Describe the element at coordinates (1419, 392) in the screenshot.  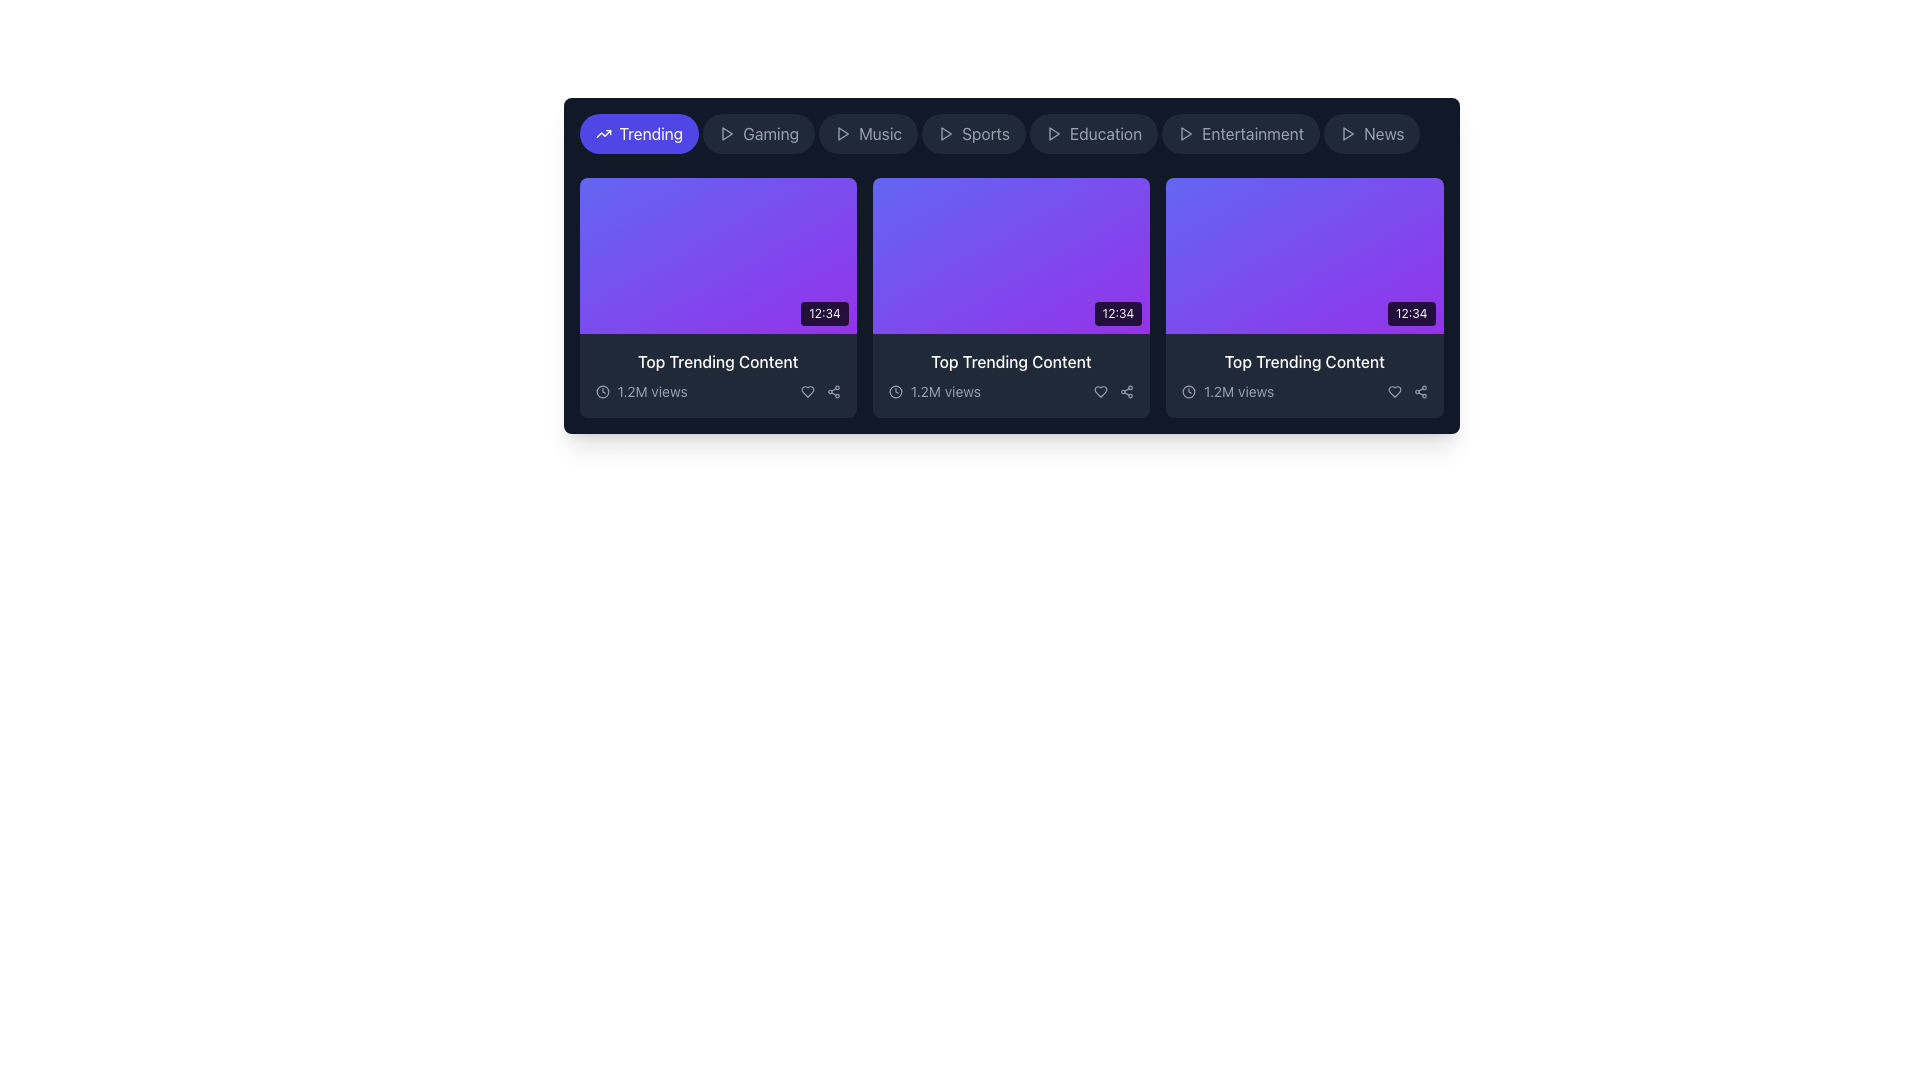
I see `the Icon button represented by three dots forming a triangular shape in the bottom-right corner of the third card` at that location.